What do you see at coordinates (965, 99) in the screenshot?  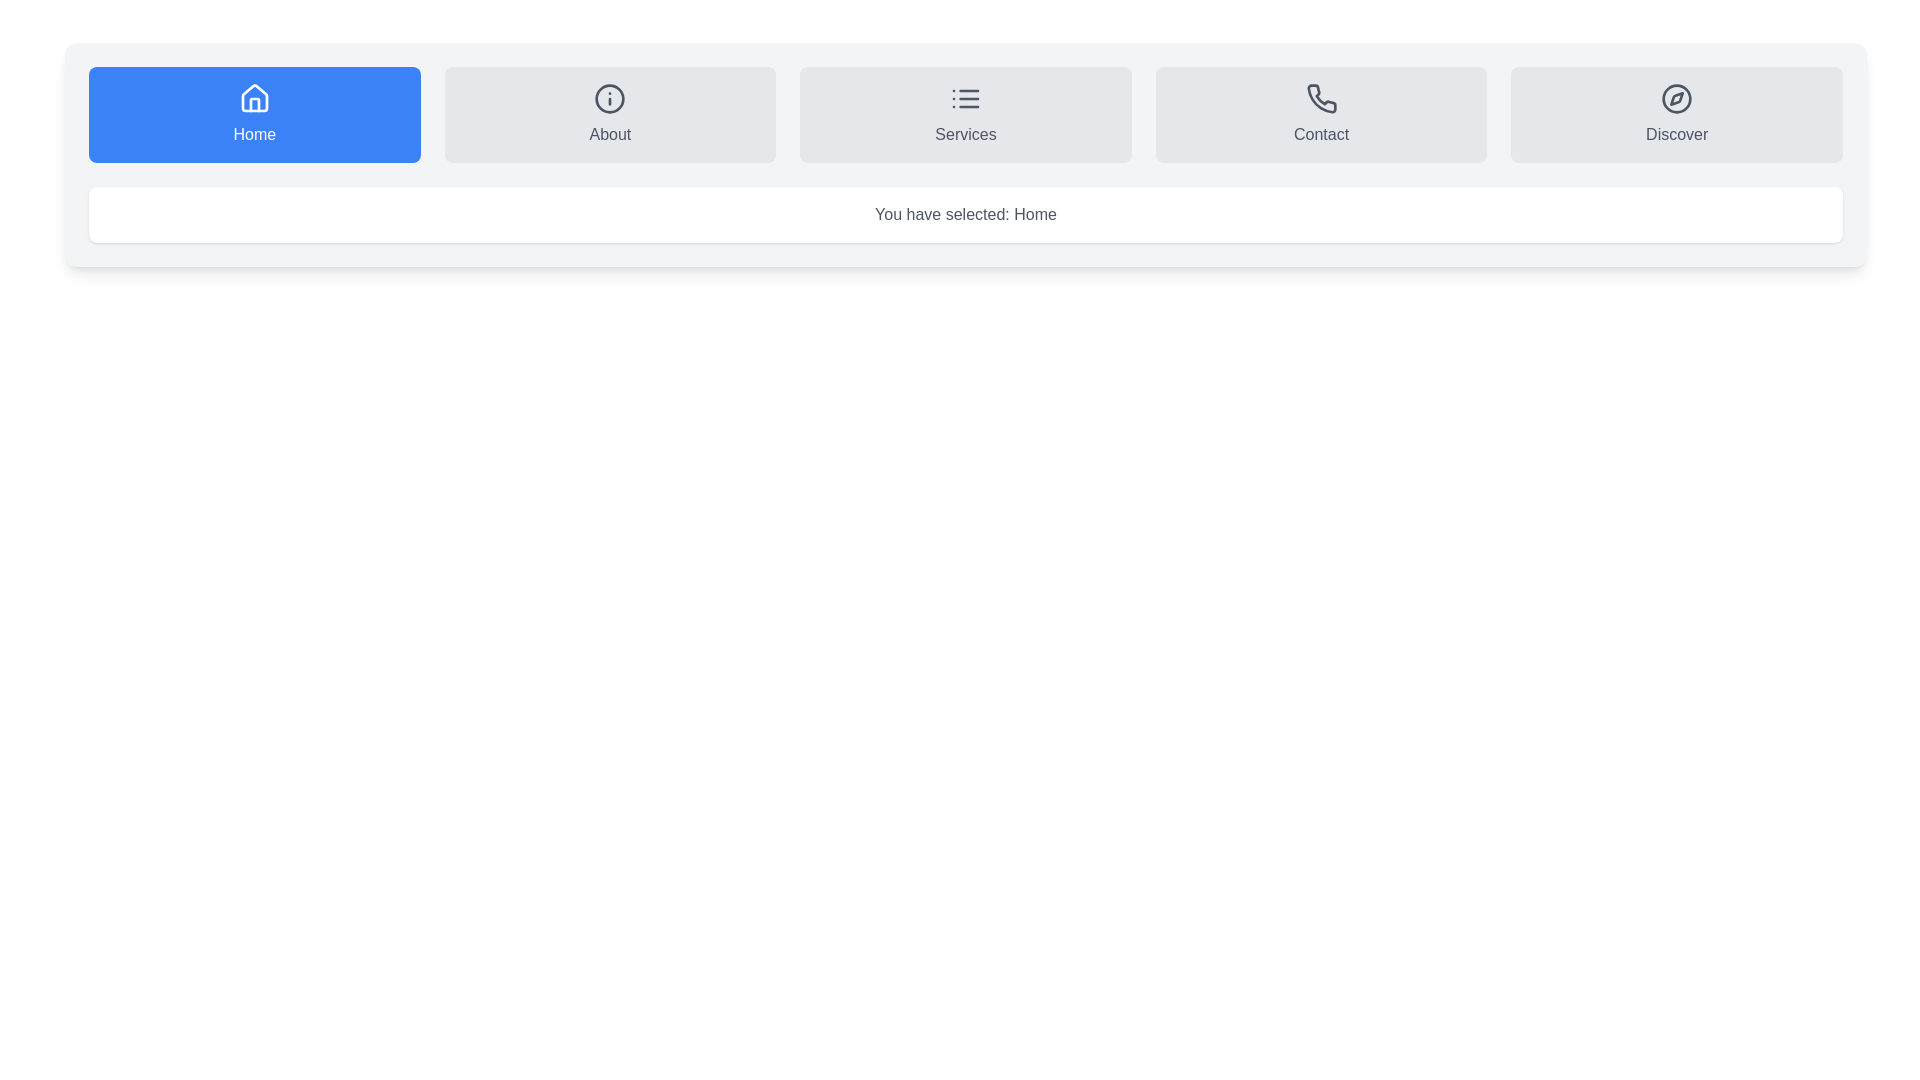 I see `the 'Services' button in the navigation menu that contains the glyph icon styled like a list with three horizontal lines and small dots` at bounding box center [965, 99].